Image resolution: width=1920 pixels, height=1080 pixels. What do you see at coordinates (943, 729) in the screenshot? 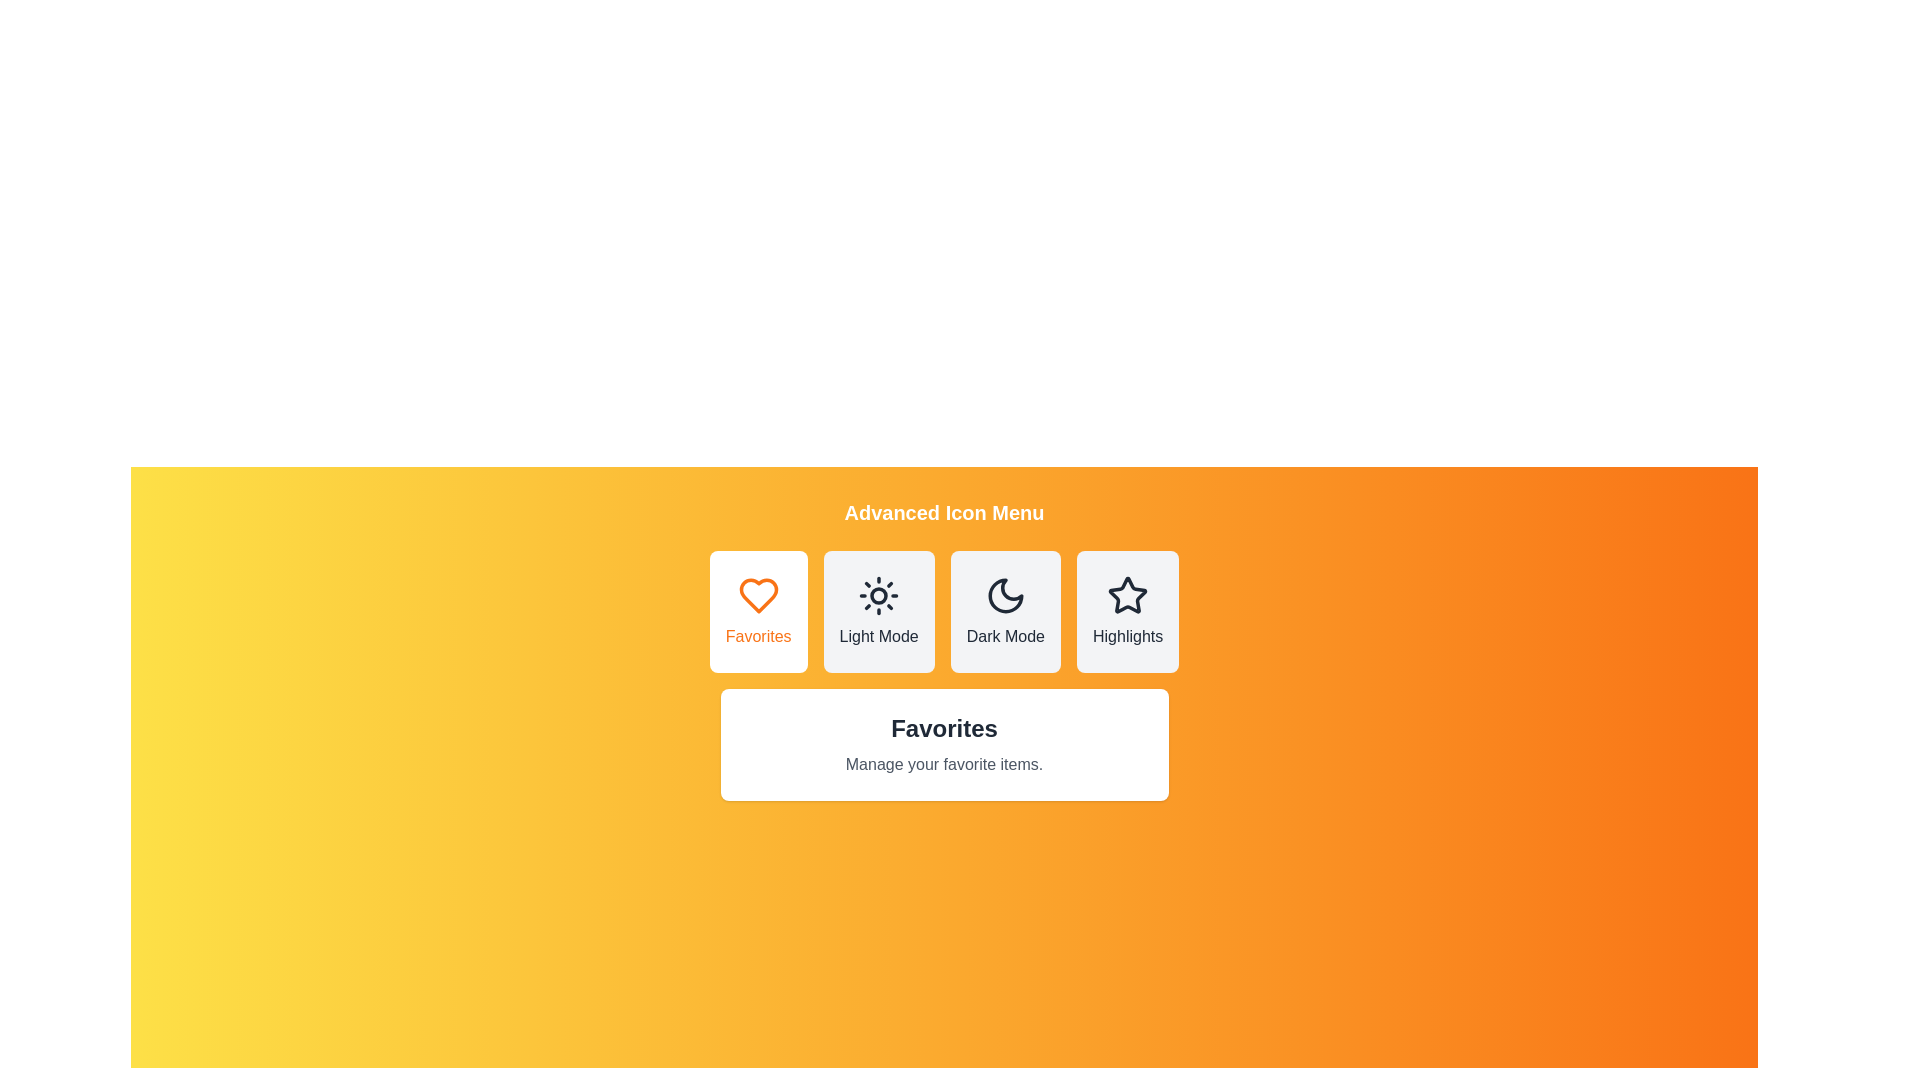
I see `the text label that serves as a title for managing favorite items, positioned above the text 'Manage your favorite items.'` at bounding box center [943, 729].